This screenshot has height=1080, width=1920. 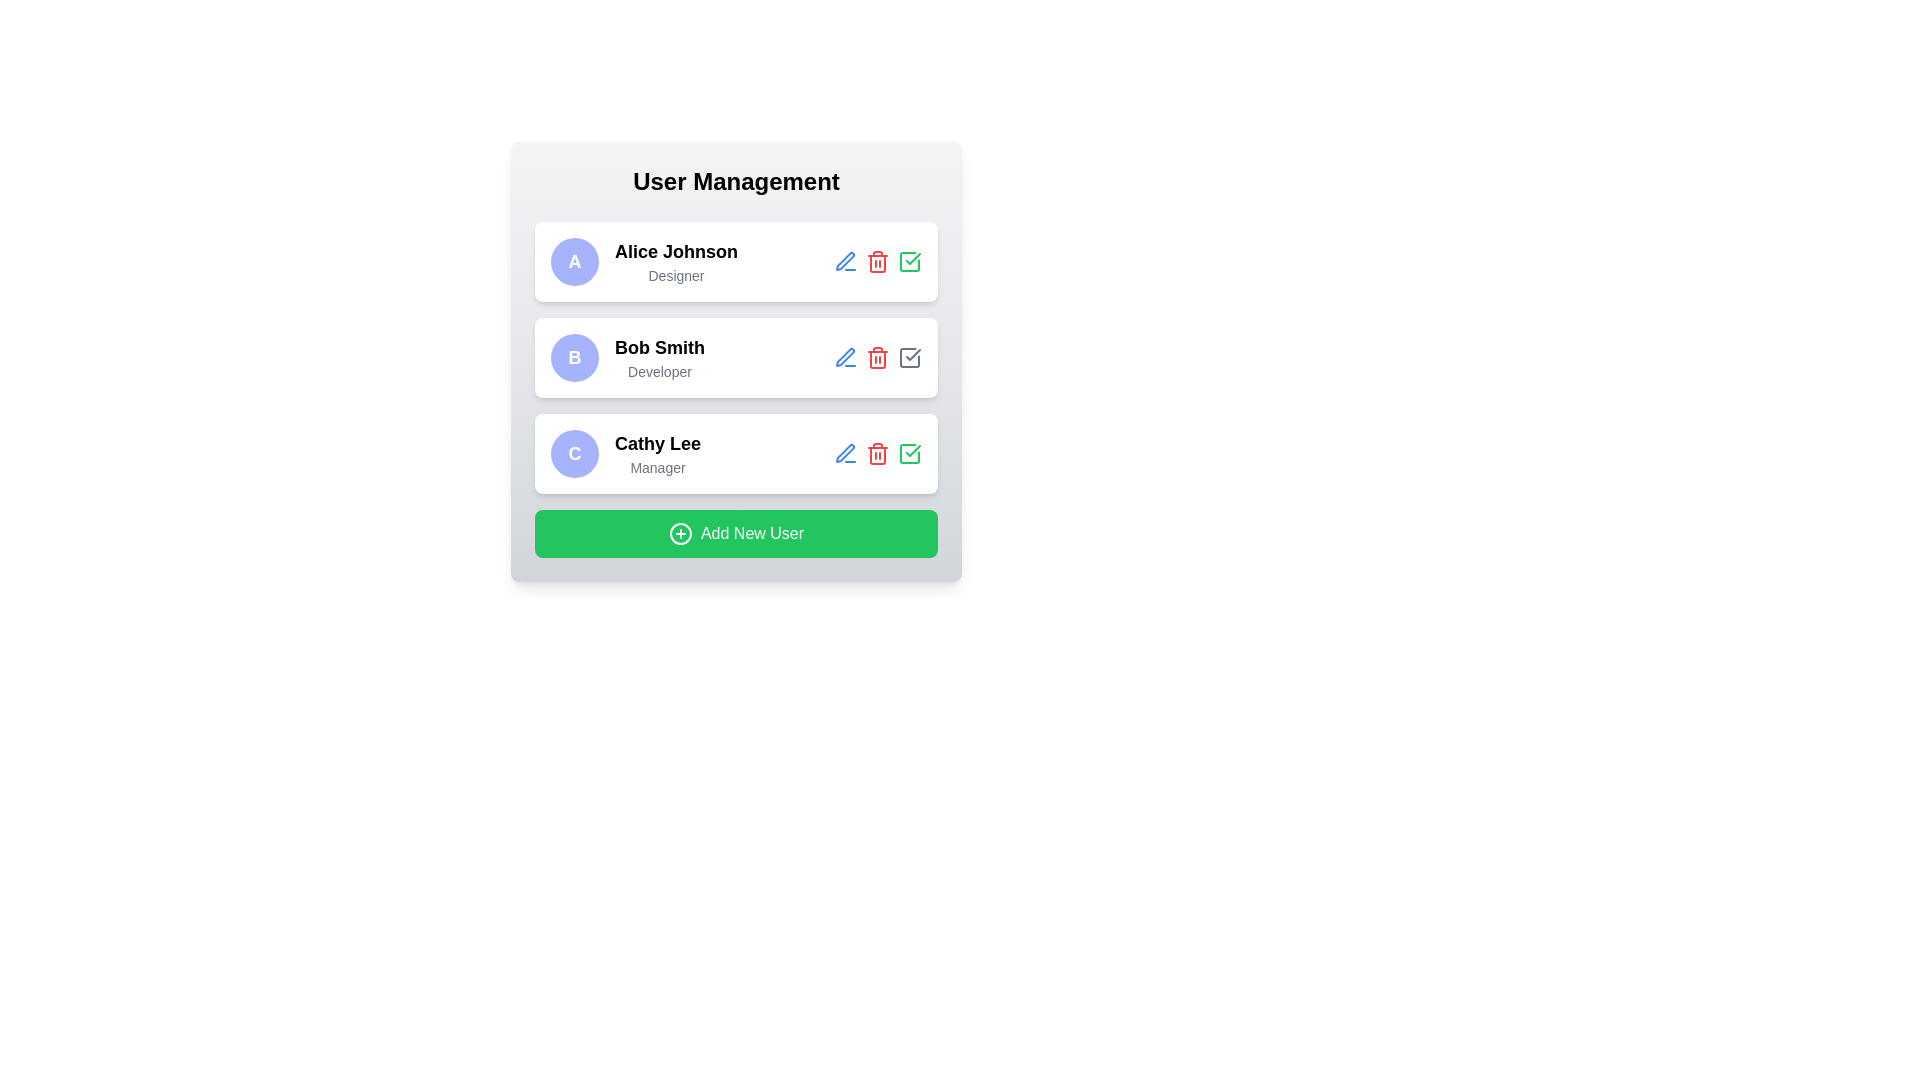 What do you see at coordinates (676, 276) in the screenshot?
I see `the text label element styled in small gray font containing the text 'Designer', located directly beneath the bolded name 'Alice Johnson' in the first user information card` at bounding box center [676, 276].